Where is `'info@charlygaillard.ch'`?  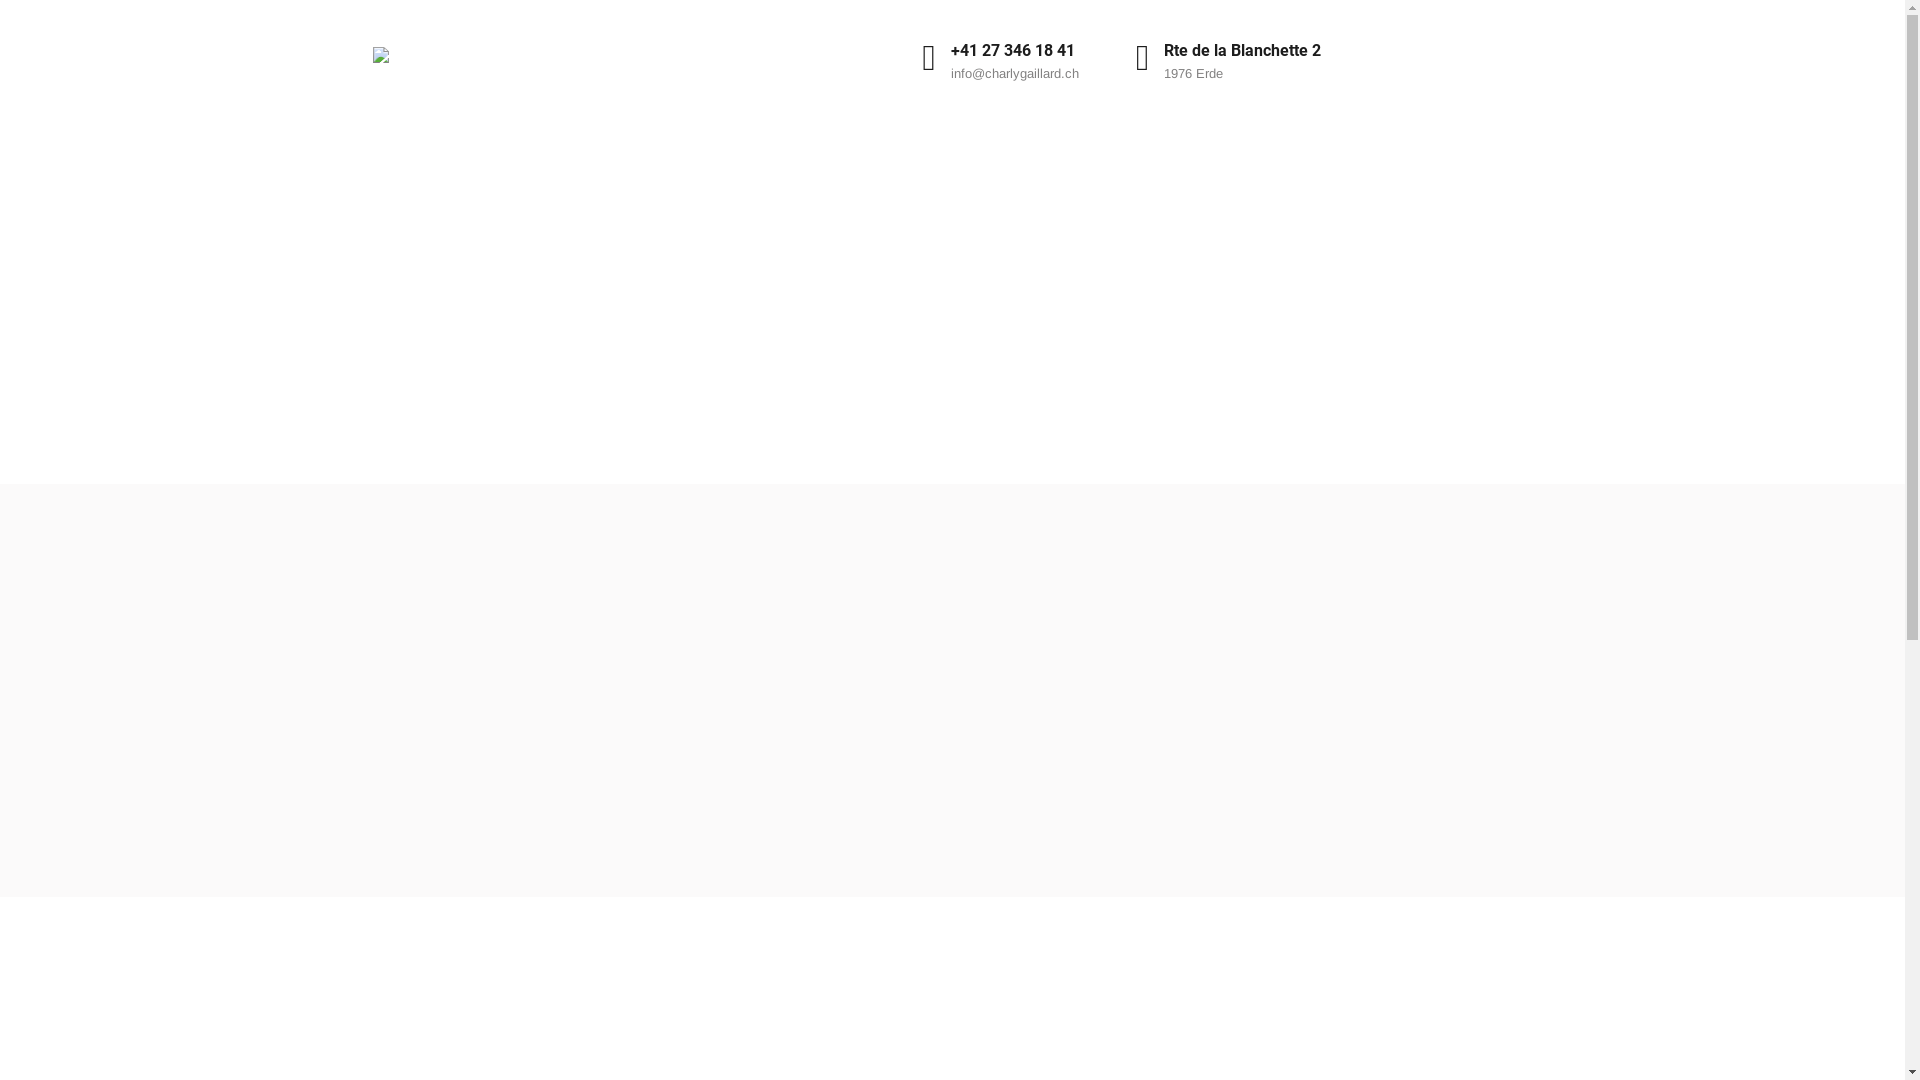
'info@charlygaillard.ch' is located at coordinates (1014, 72).